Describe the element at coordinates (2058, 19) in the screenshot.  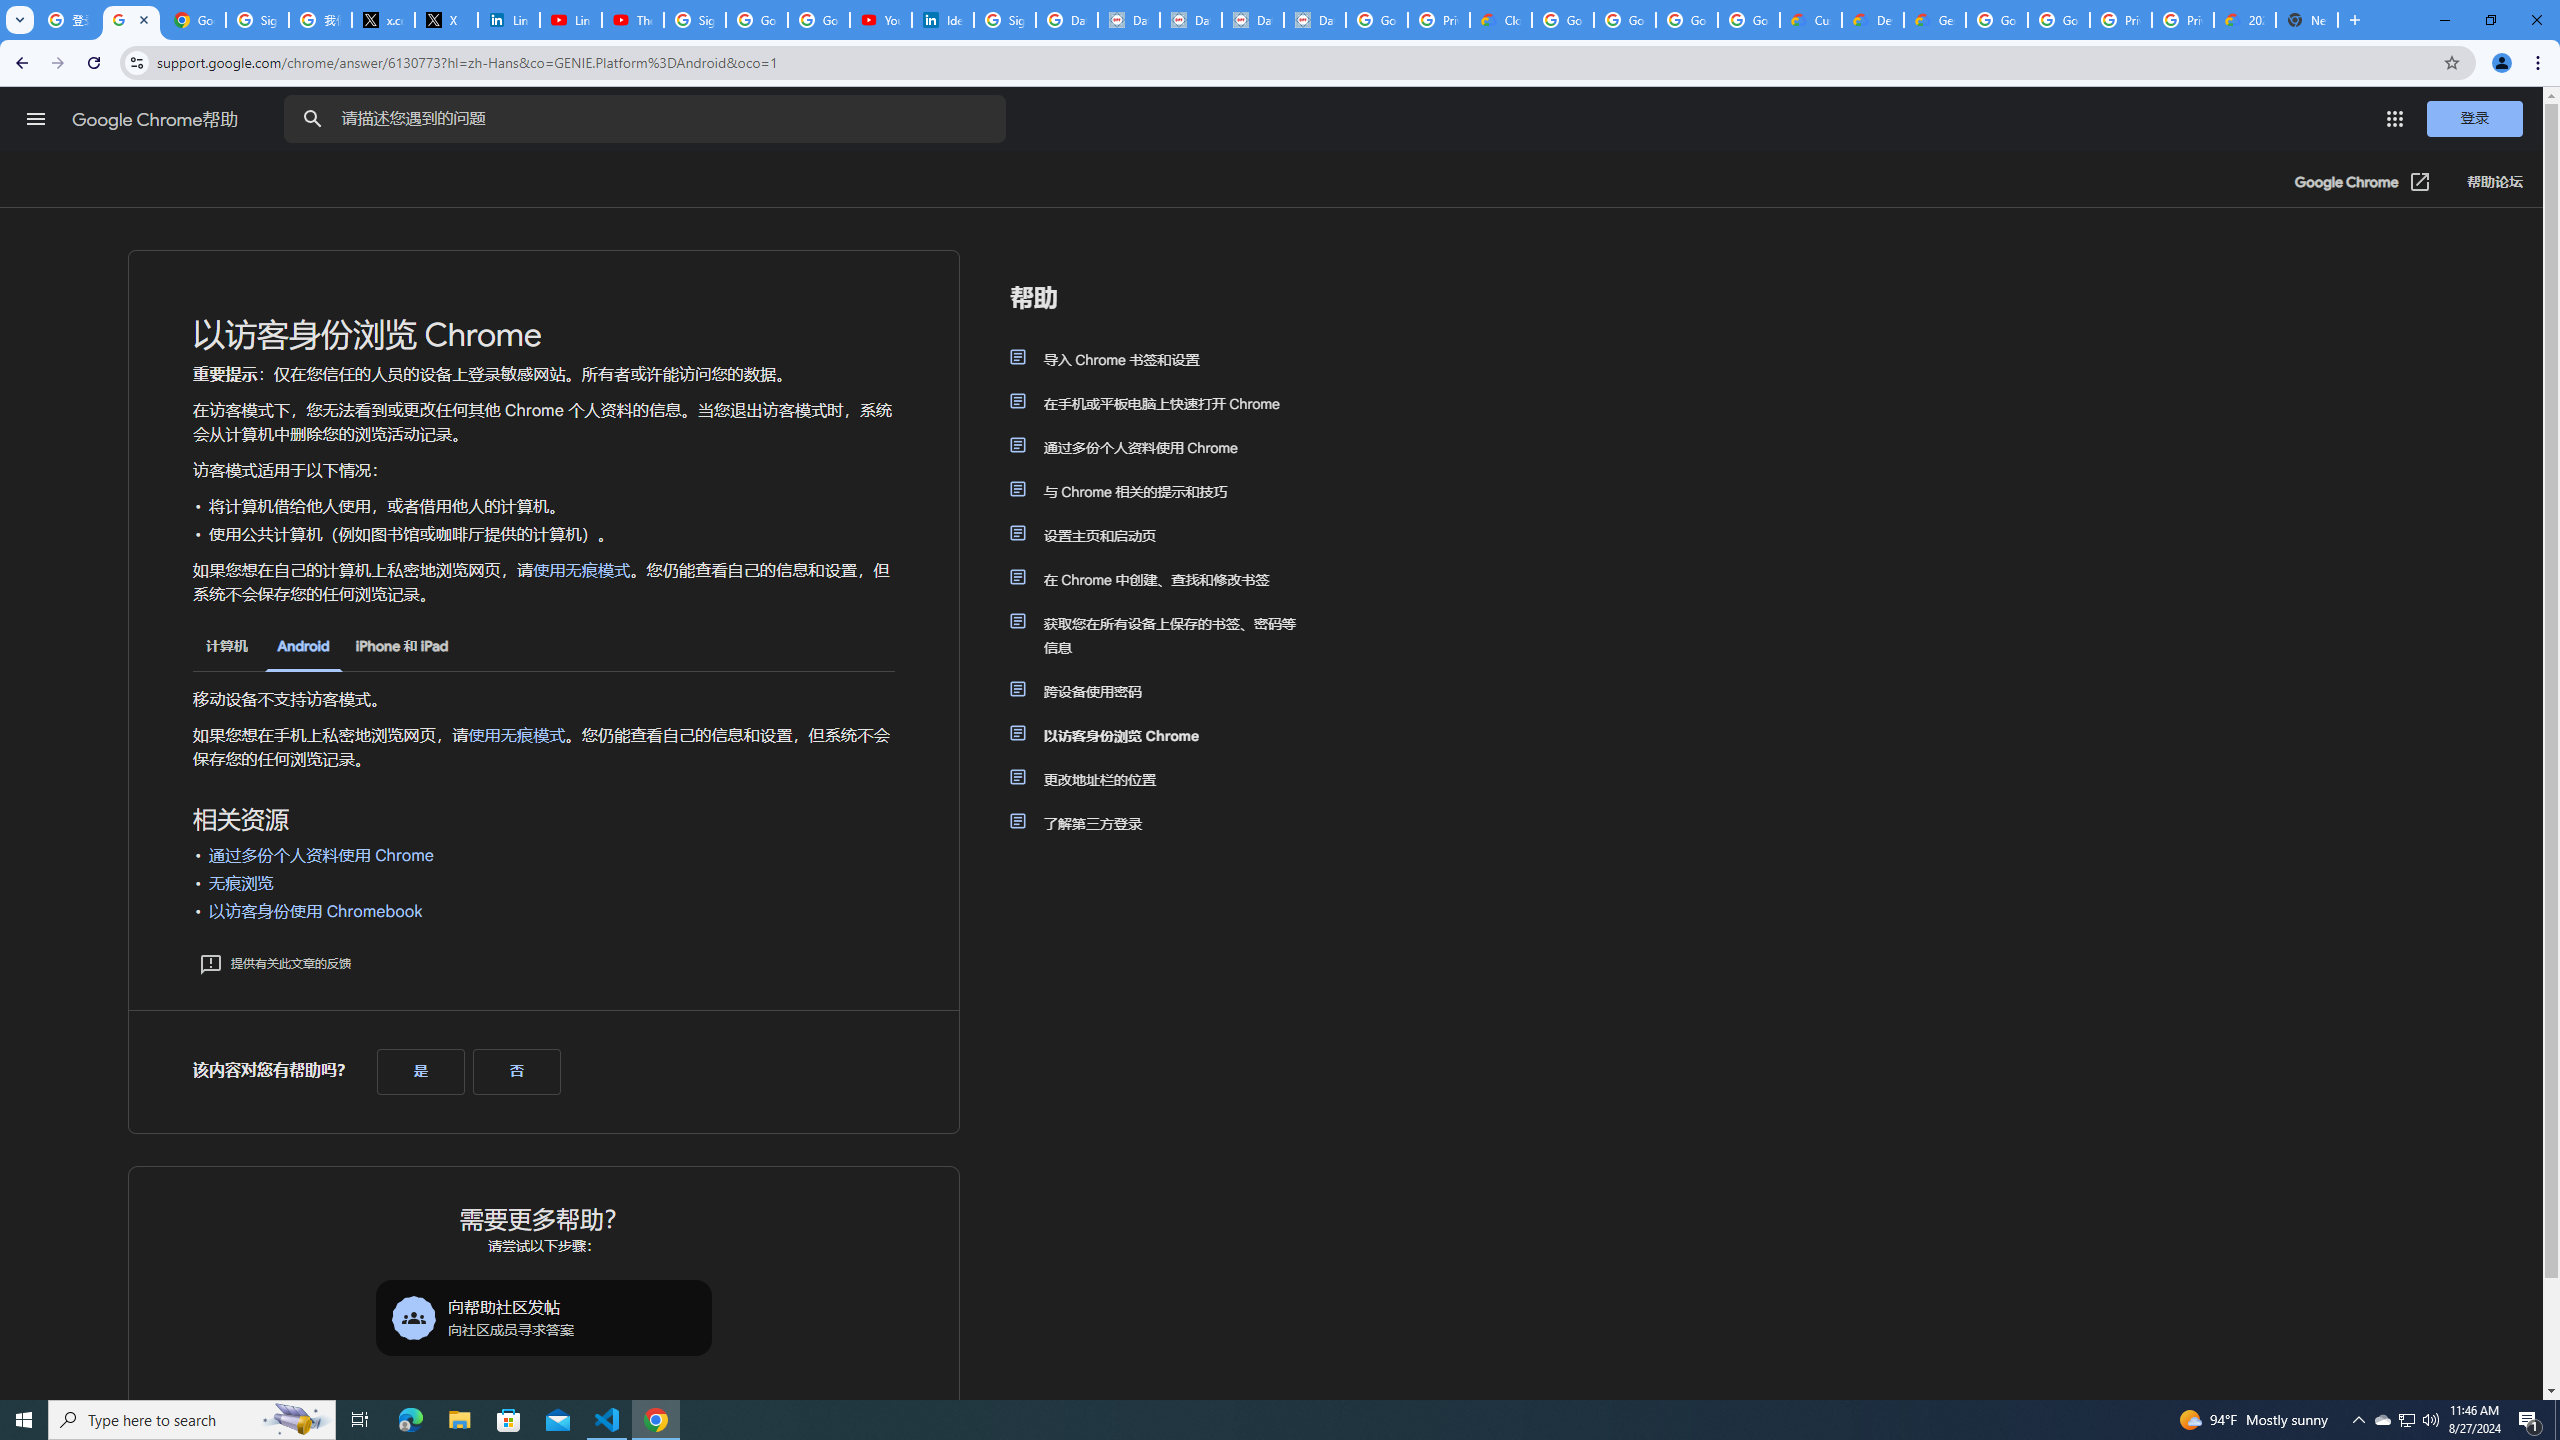
I see `'Google Cloud Platform'` at that location.